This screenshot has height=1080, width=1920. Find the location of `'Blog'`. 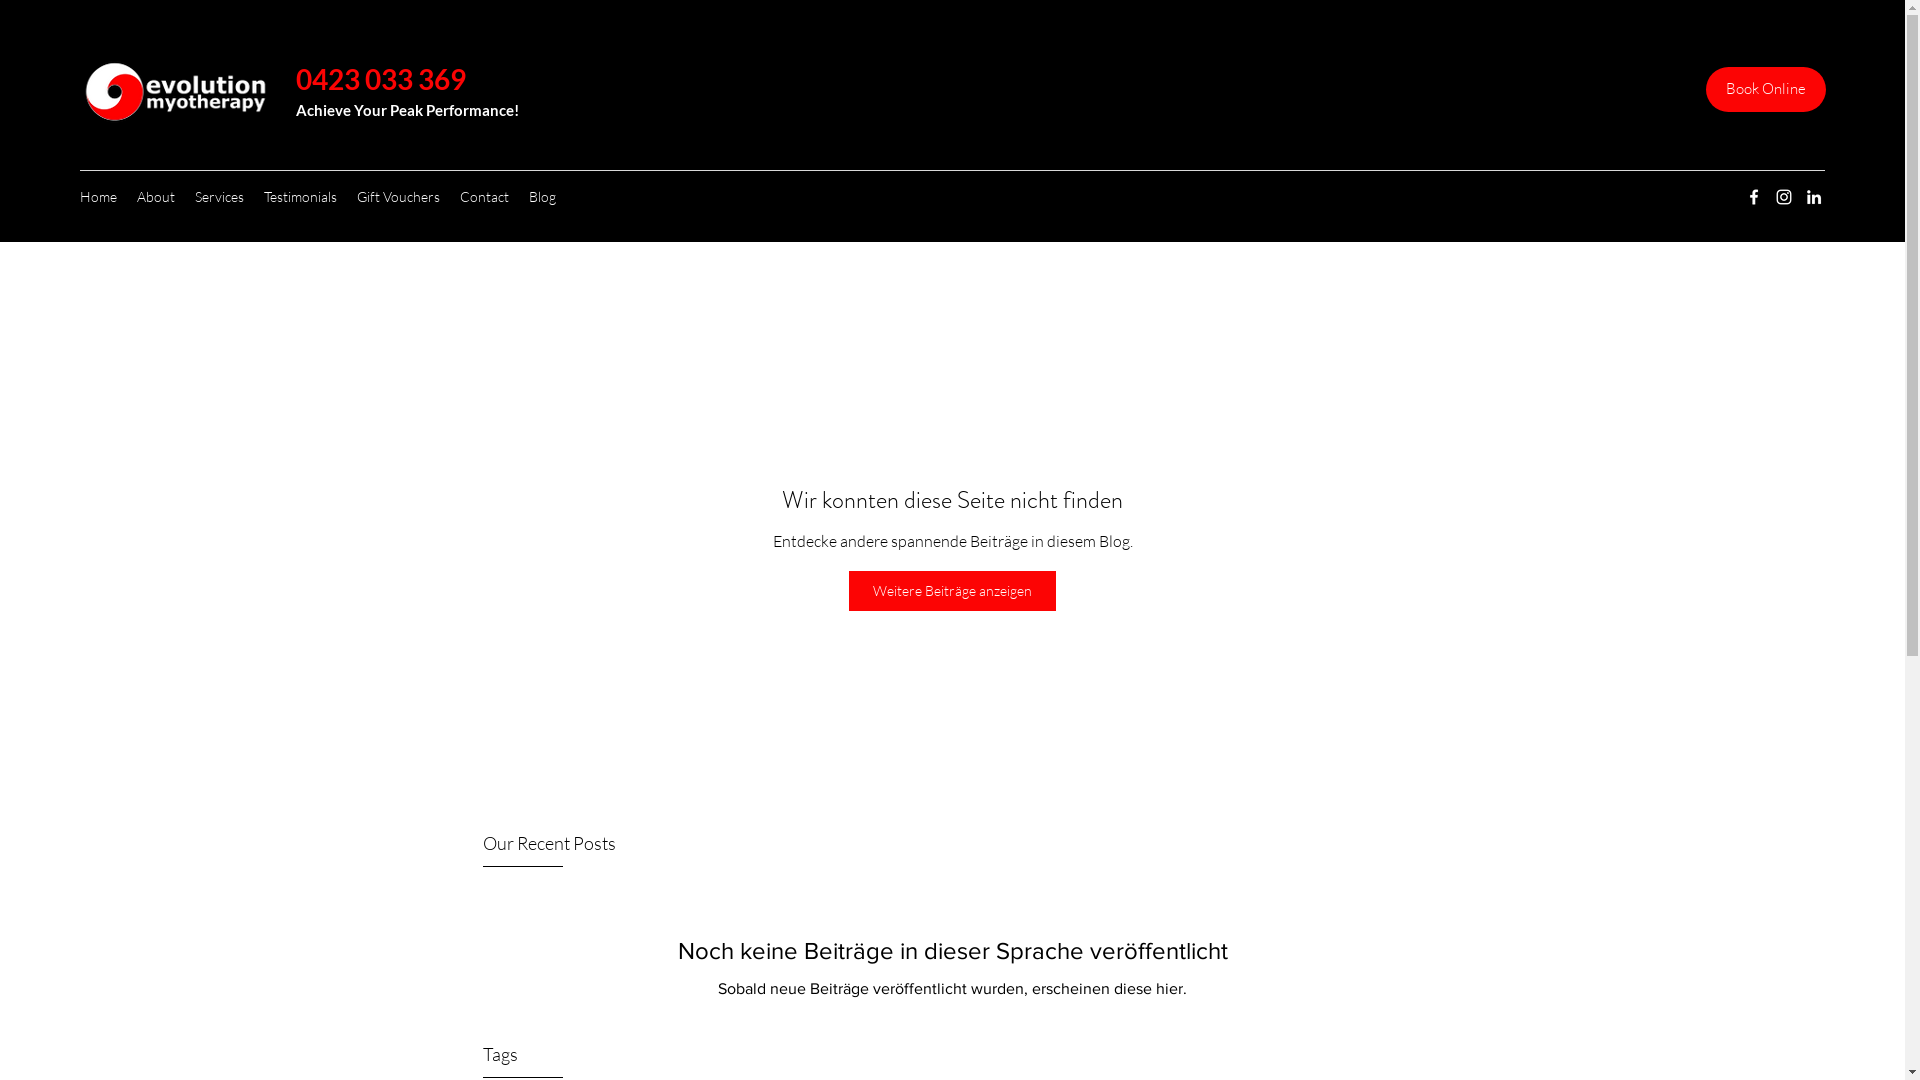

'Blog' is located at coordinates (542, 196).